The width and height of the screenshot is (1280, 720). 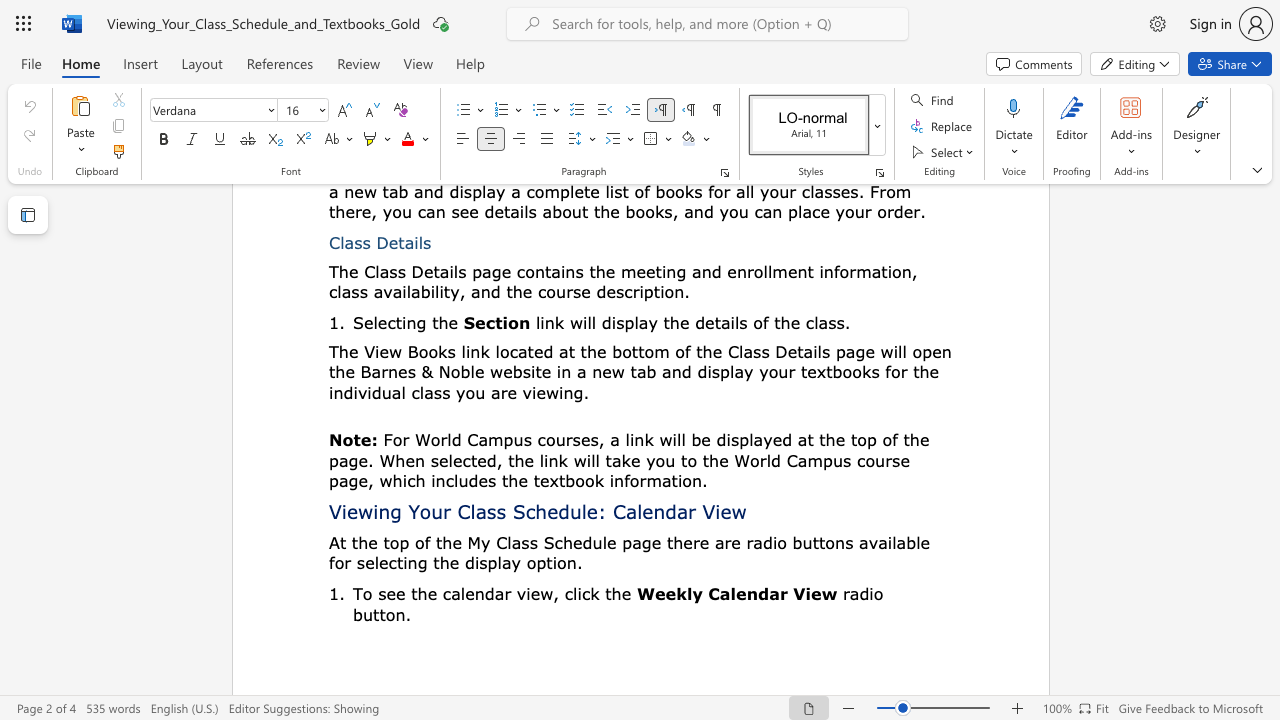 I want to click on the subset text "course page, which includes the textbook inform" within the text "For World Campus courses, a link will be displayed at the top of the page. When selected, the link will take you to the World Campus course page, which includes the textbook information.", so click(x=857, y=460).